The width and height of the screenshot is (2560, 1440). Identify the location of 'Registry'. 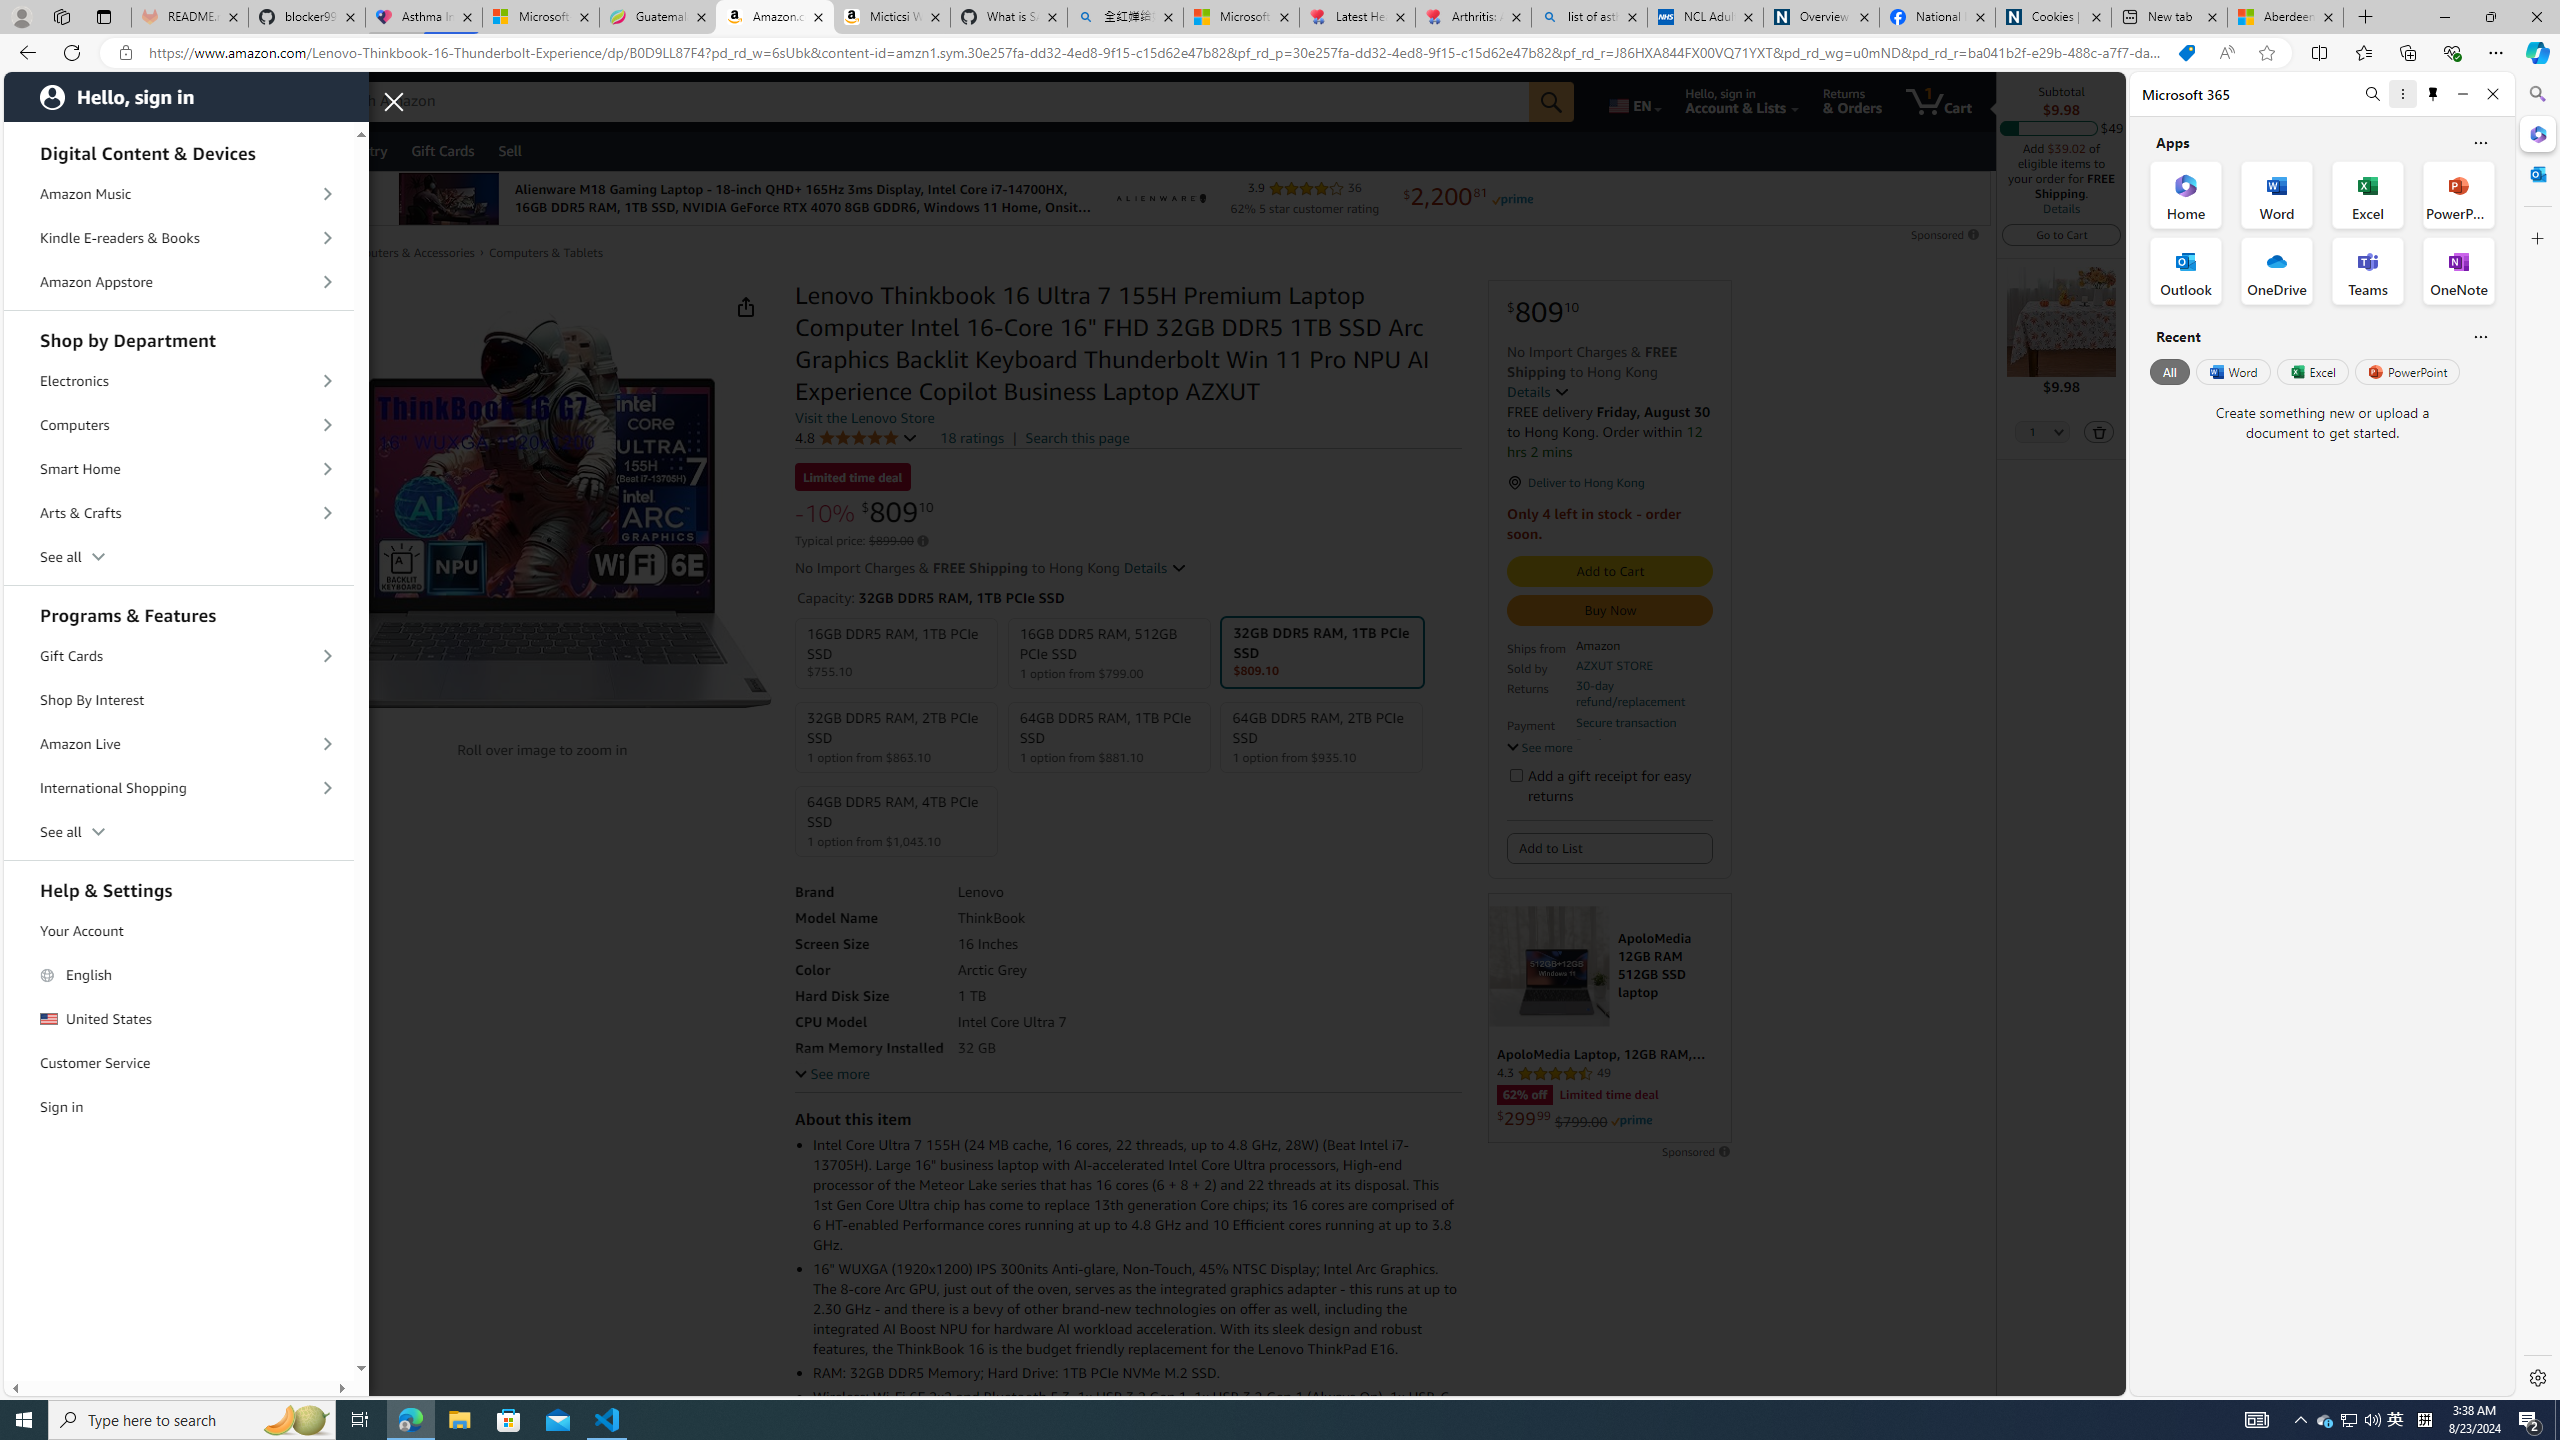
(359, 150).